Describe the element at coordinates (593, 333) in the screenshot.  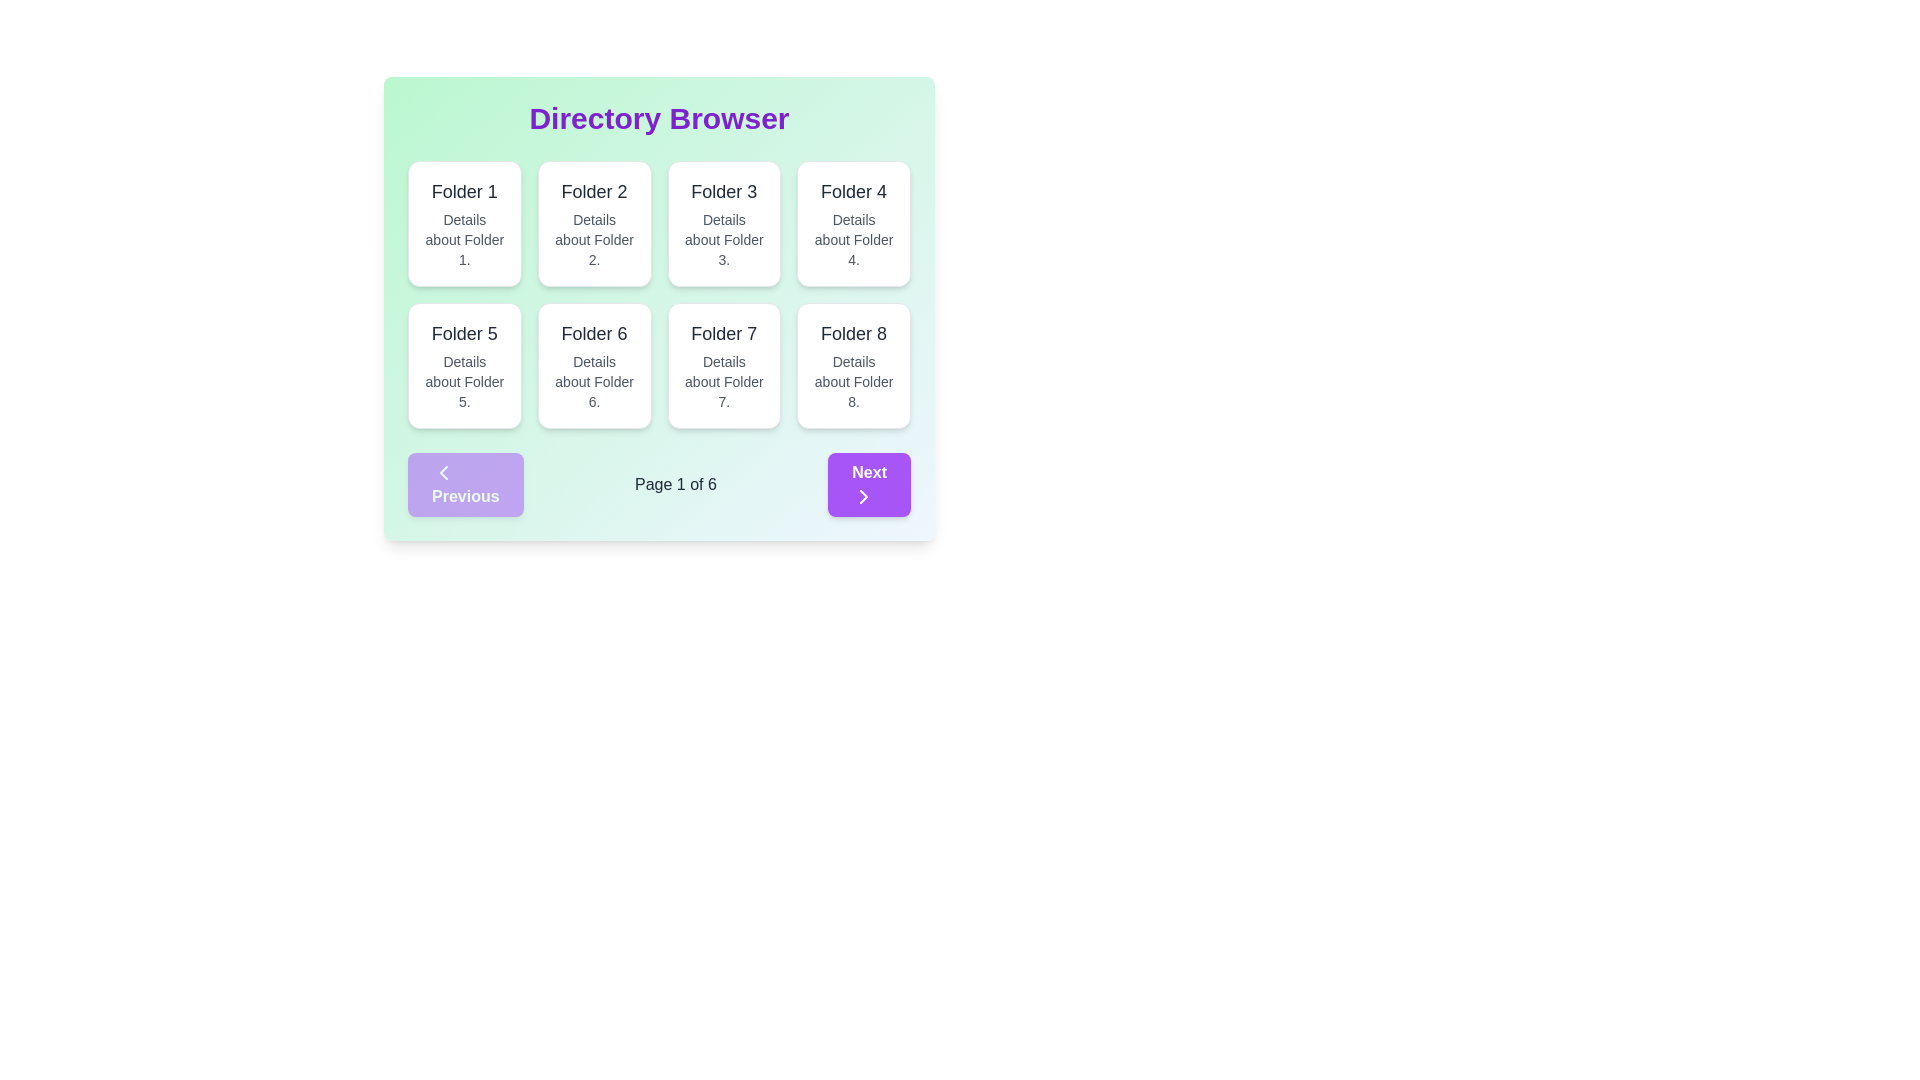
I see `the text label that identifies the card as 'Folder 6'` at that location.